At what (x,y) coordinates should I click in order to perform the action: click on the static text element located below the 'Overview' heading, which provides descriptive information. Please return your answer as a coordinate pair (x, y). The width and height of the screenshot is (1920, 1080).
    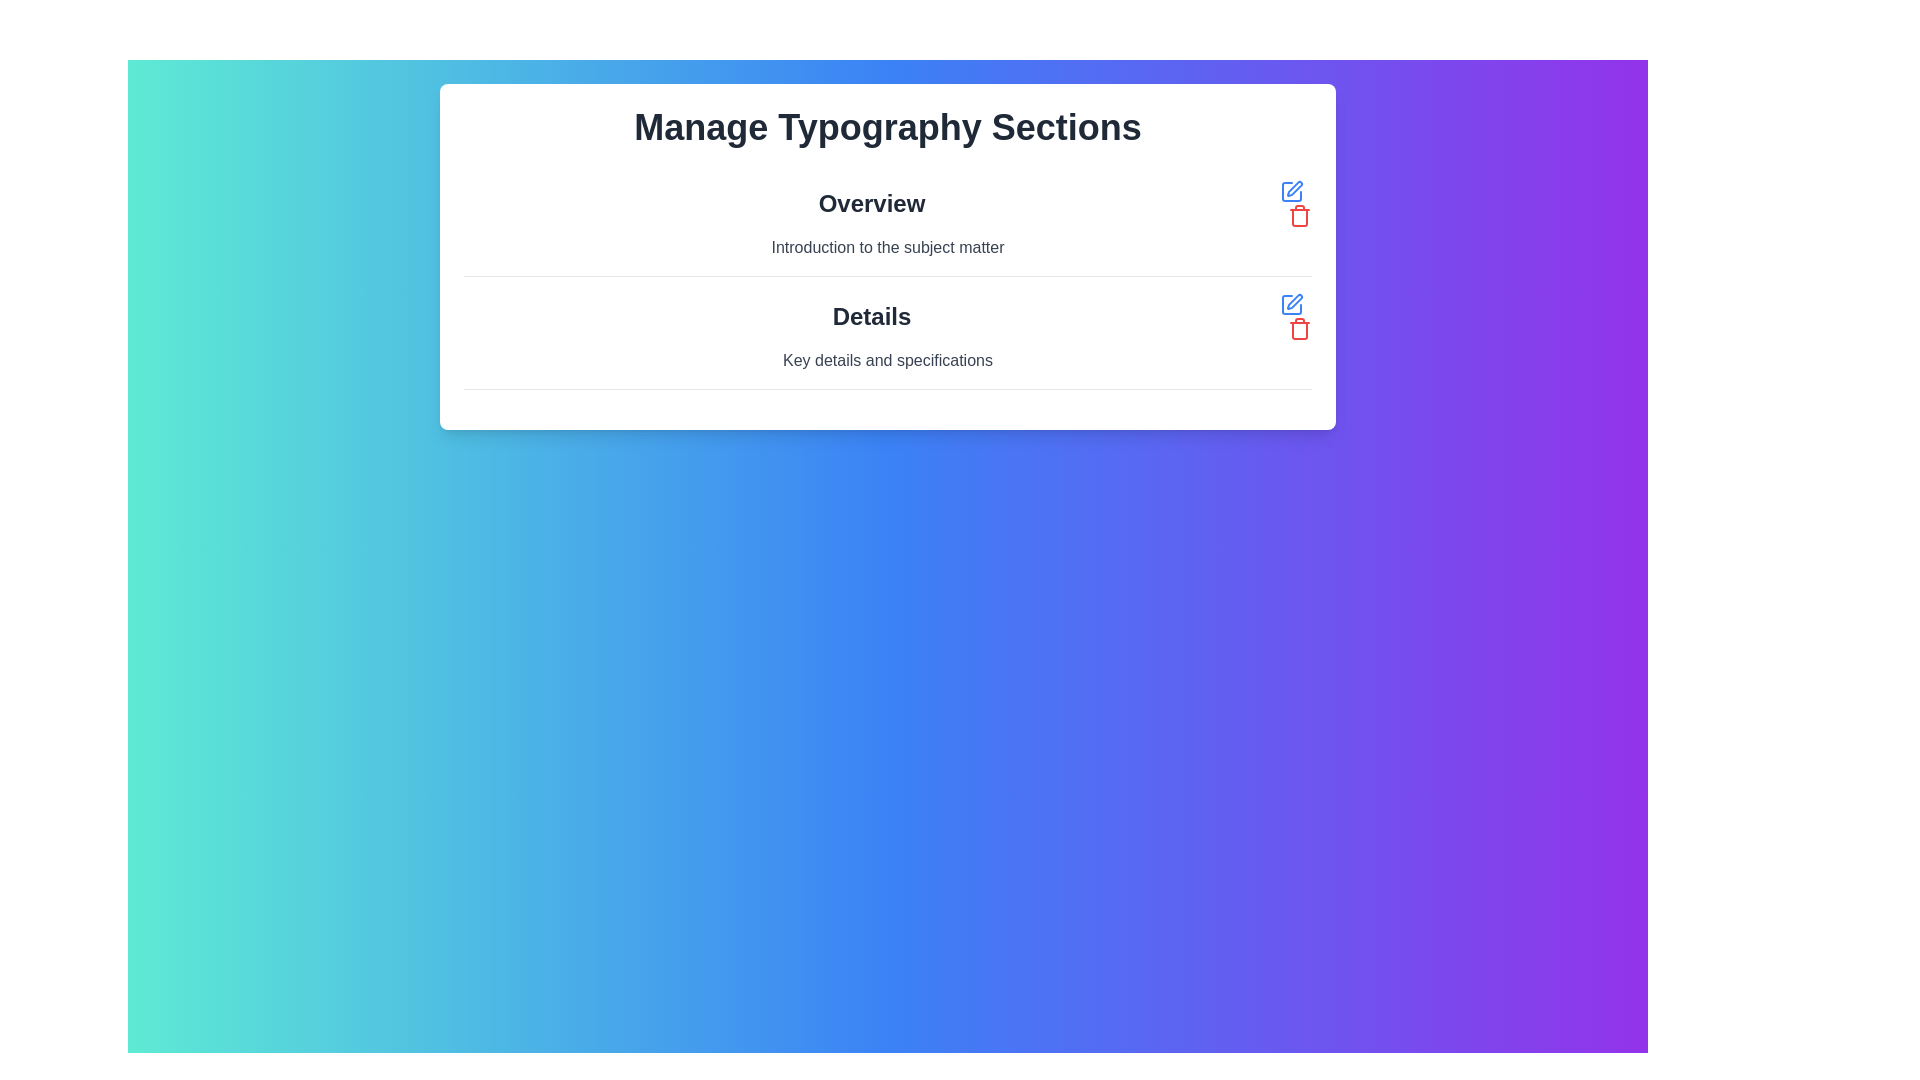
    Looking at the image, I should click on (887, 246).